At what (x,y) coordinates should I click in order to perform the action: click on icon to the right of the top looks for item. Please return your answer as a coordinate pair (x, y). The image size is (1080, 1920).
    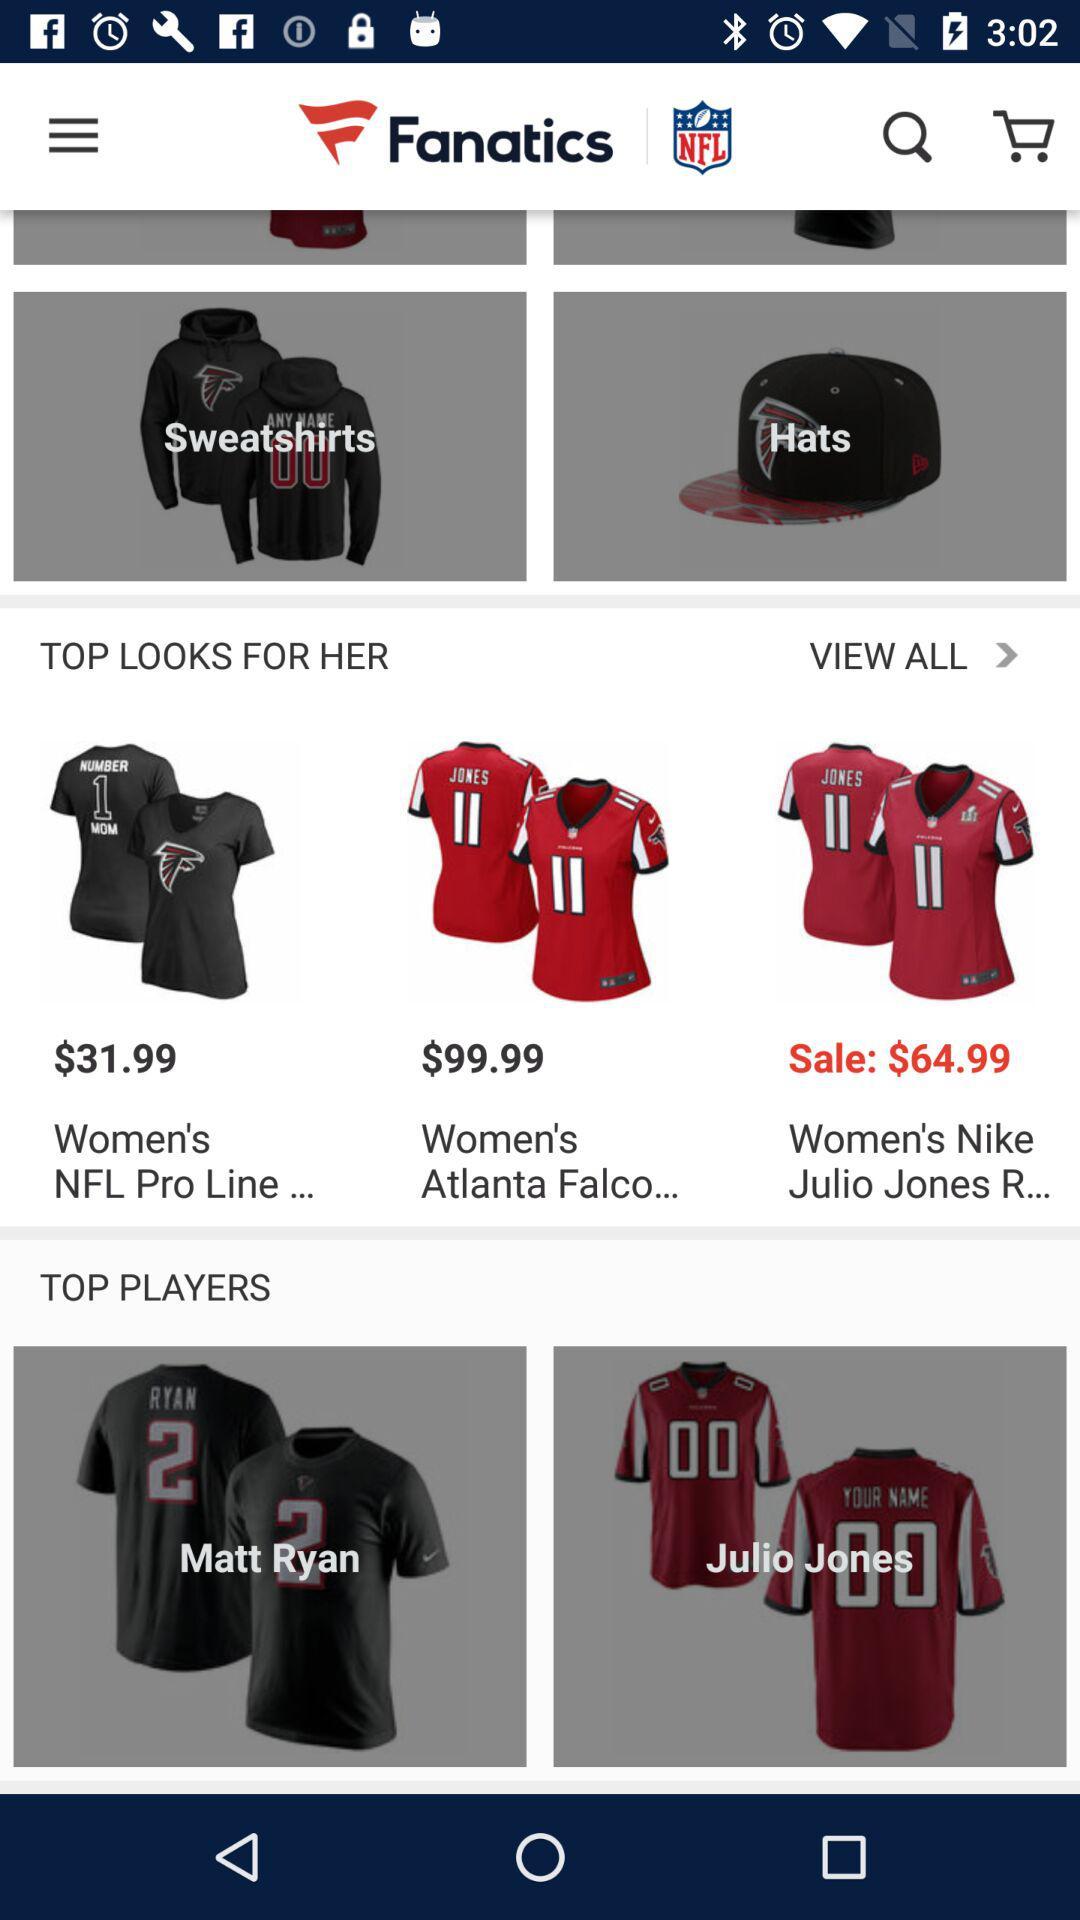
    Looking at the image, I should click on (727, 654).